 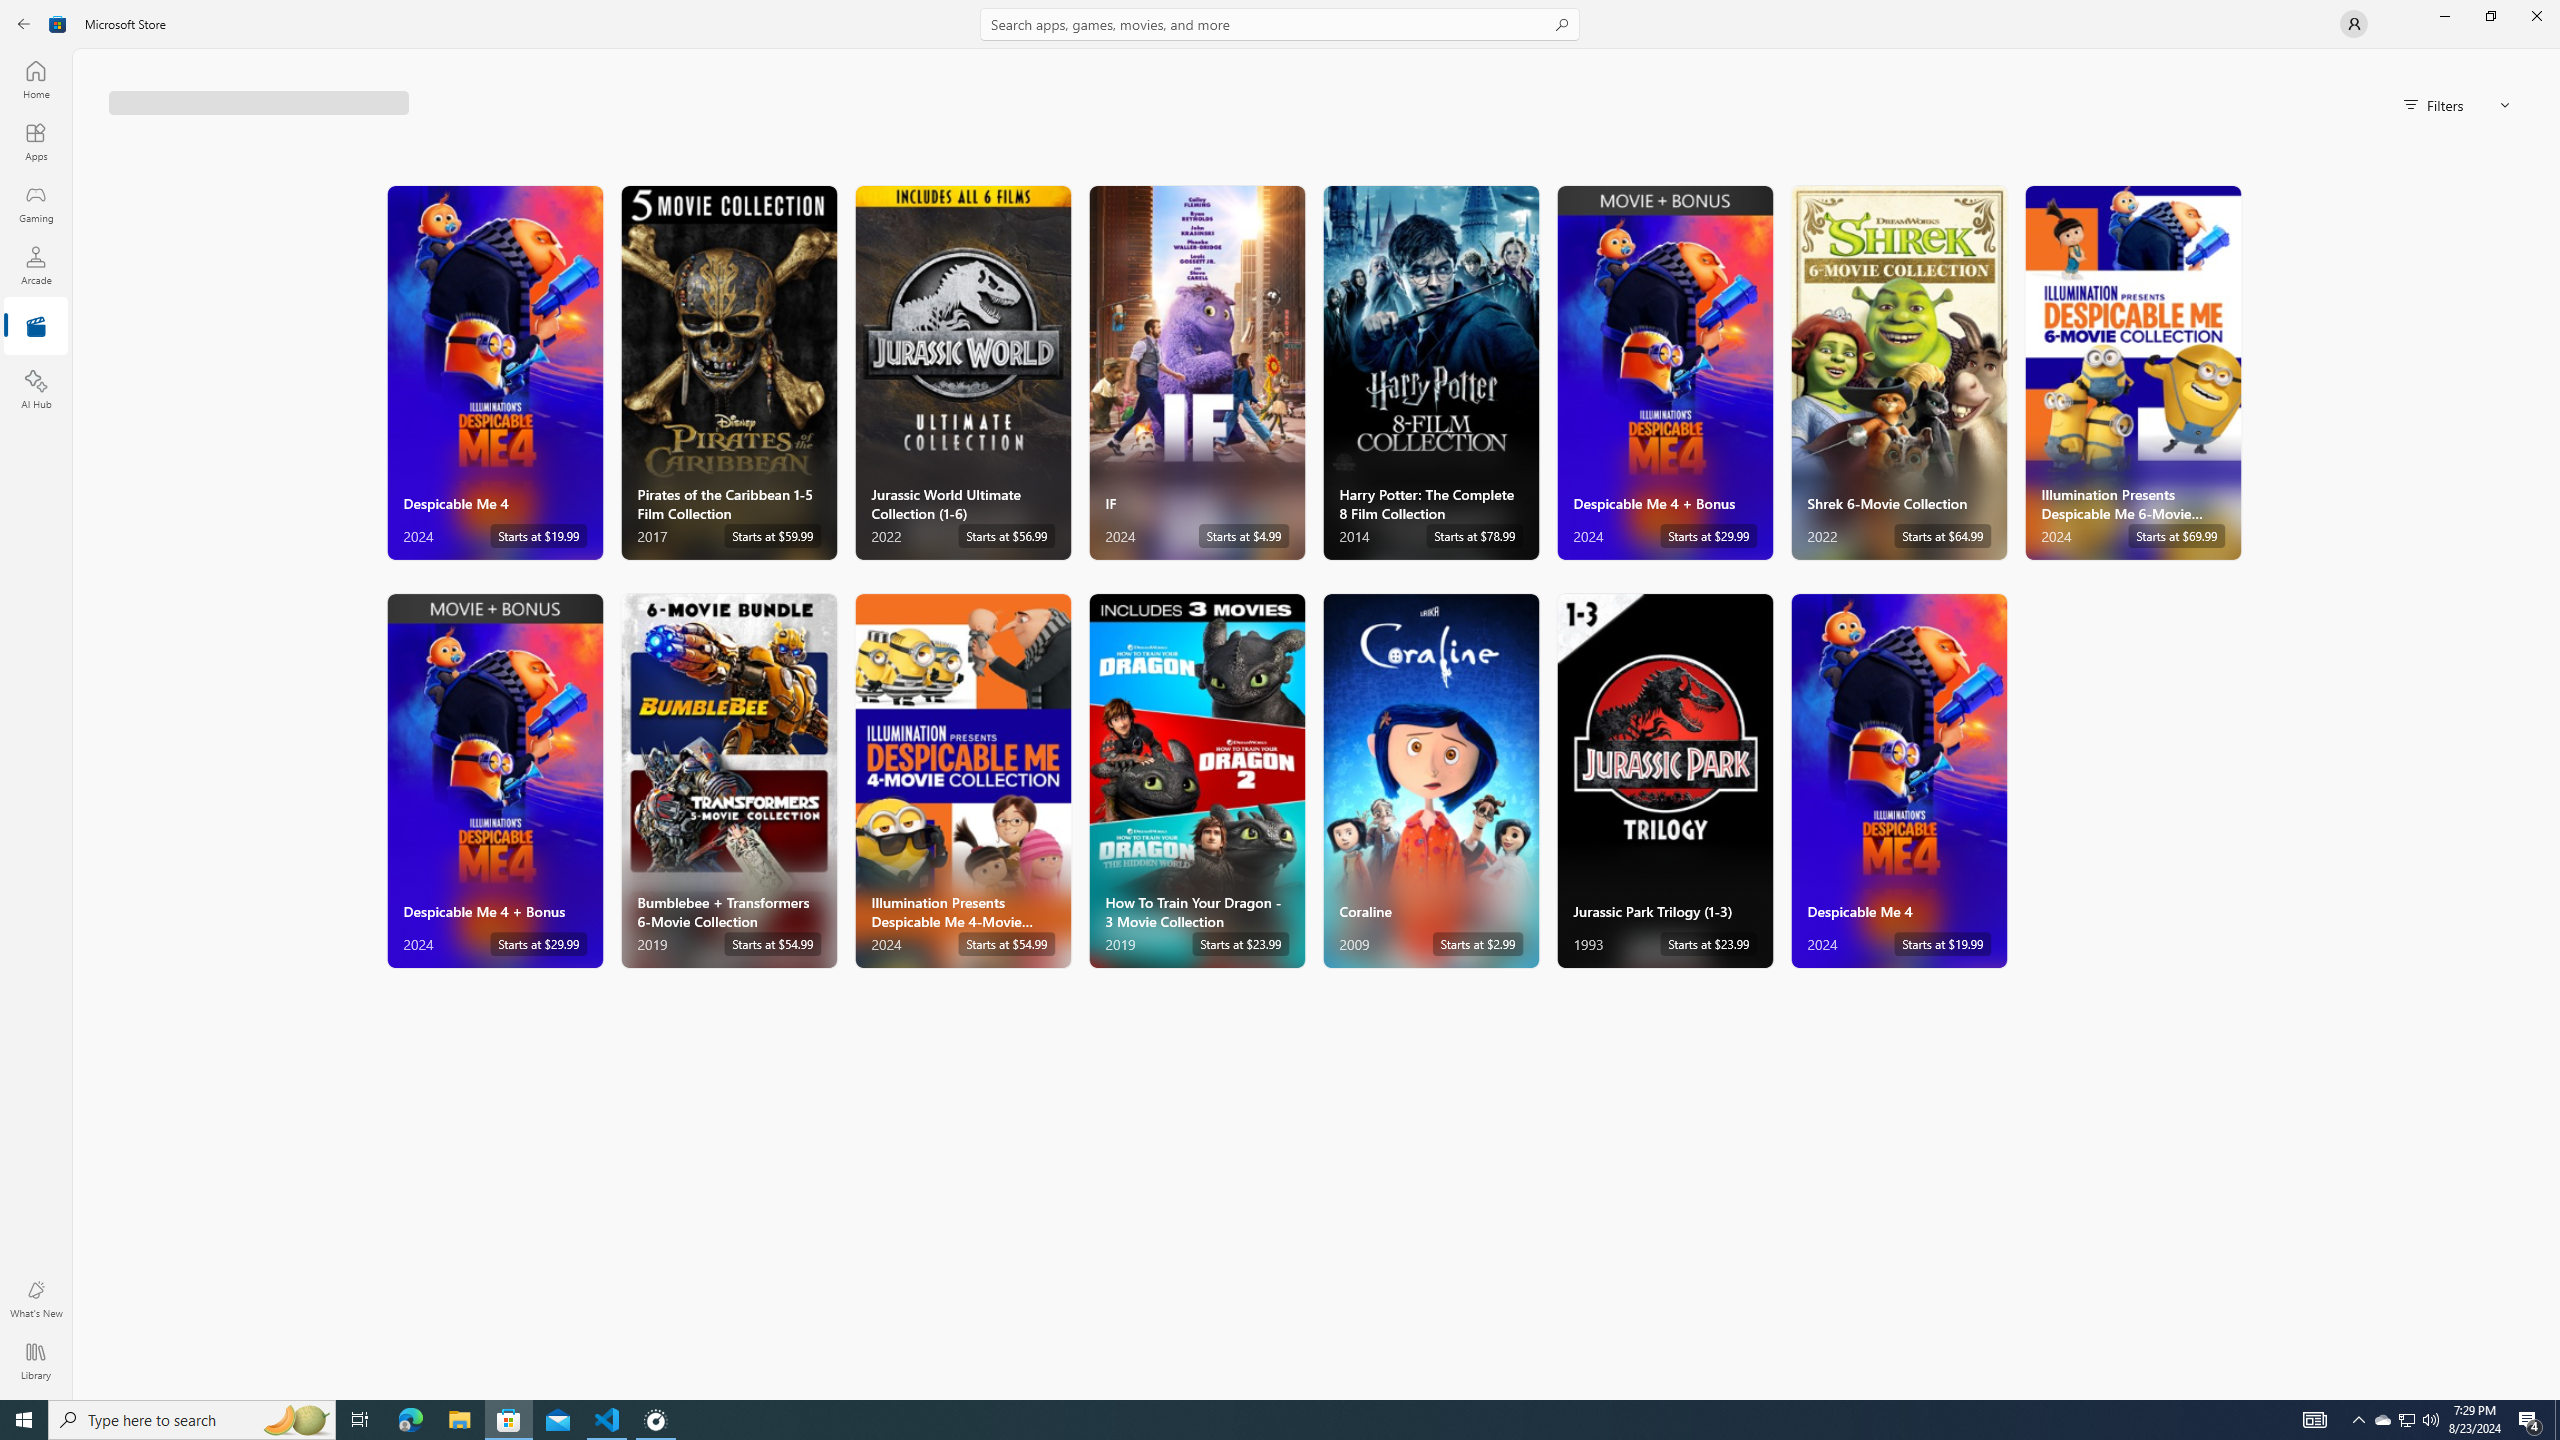 I want to click on 'AI Hub', so click(x=34, y=388).